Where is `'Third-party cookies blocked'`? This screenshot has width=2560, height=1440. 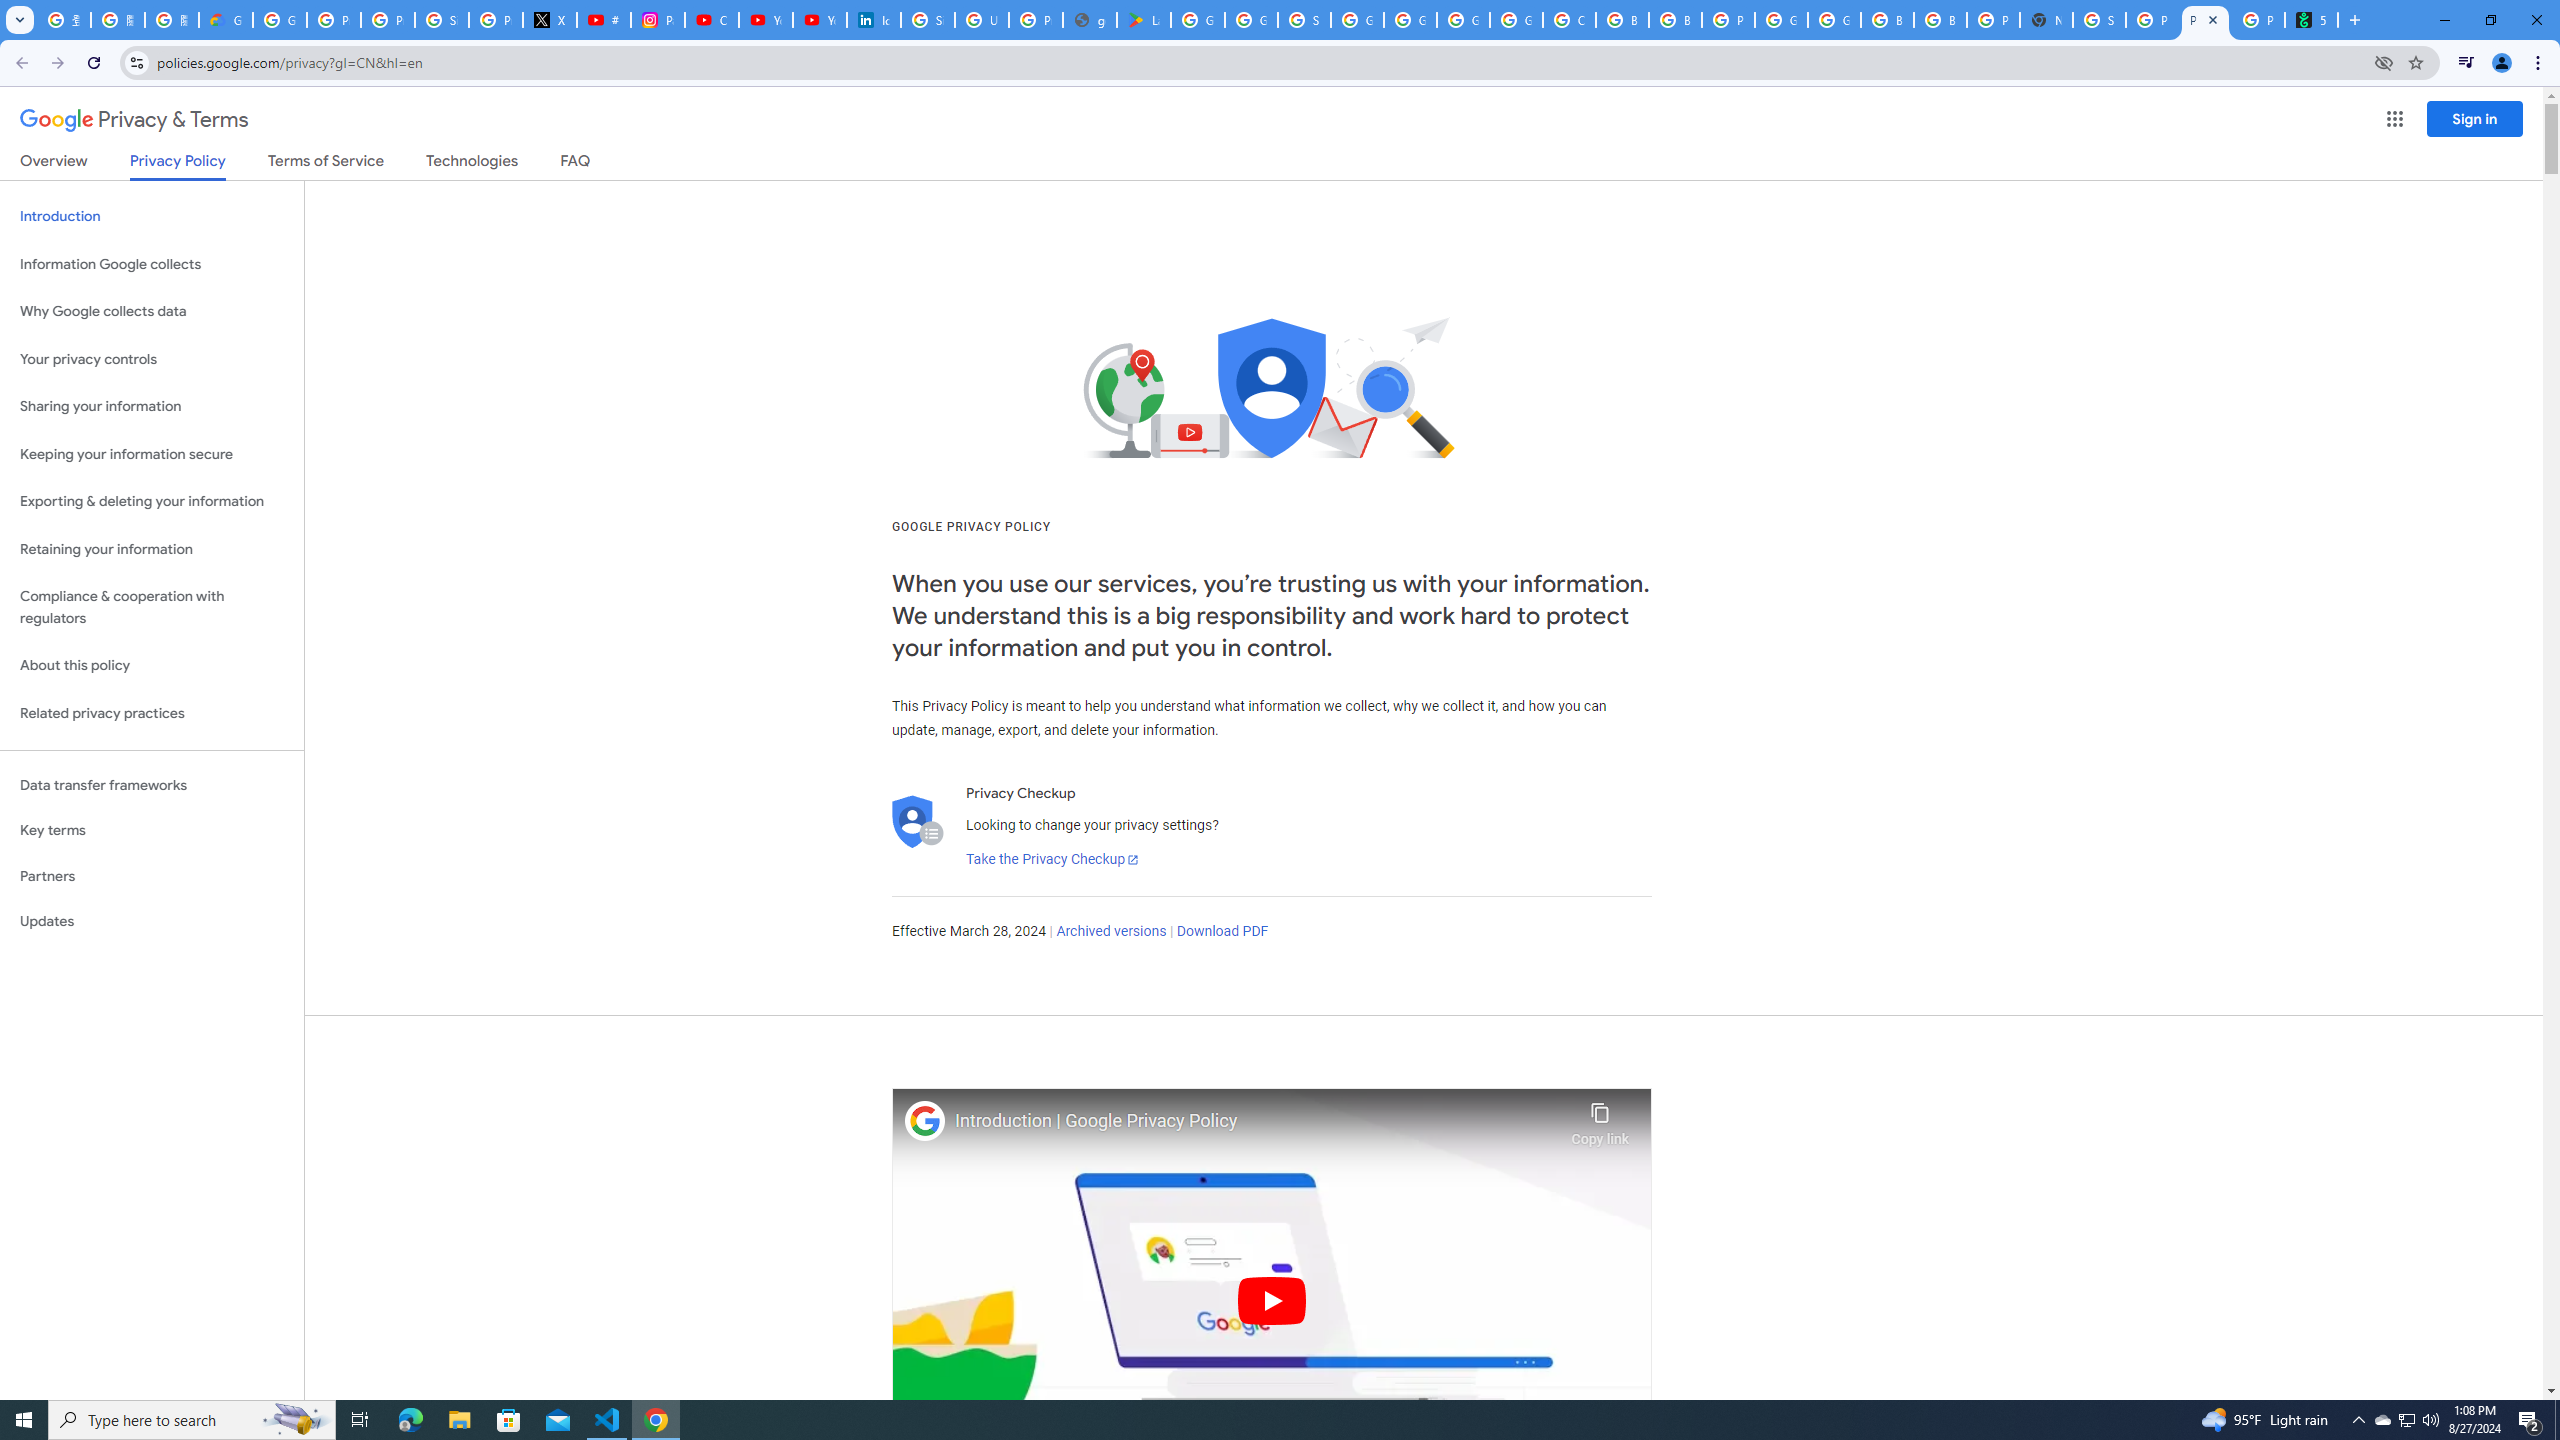
'Third-party cookies blocked' is located at coordinates (2384, 61).